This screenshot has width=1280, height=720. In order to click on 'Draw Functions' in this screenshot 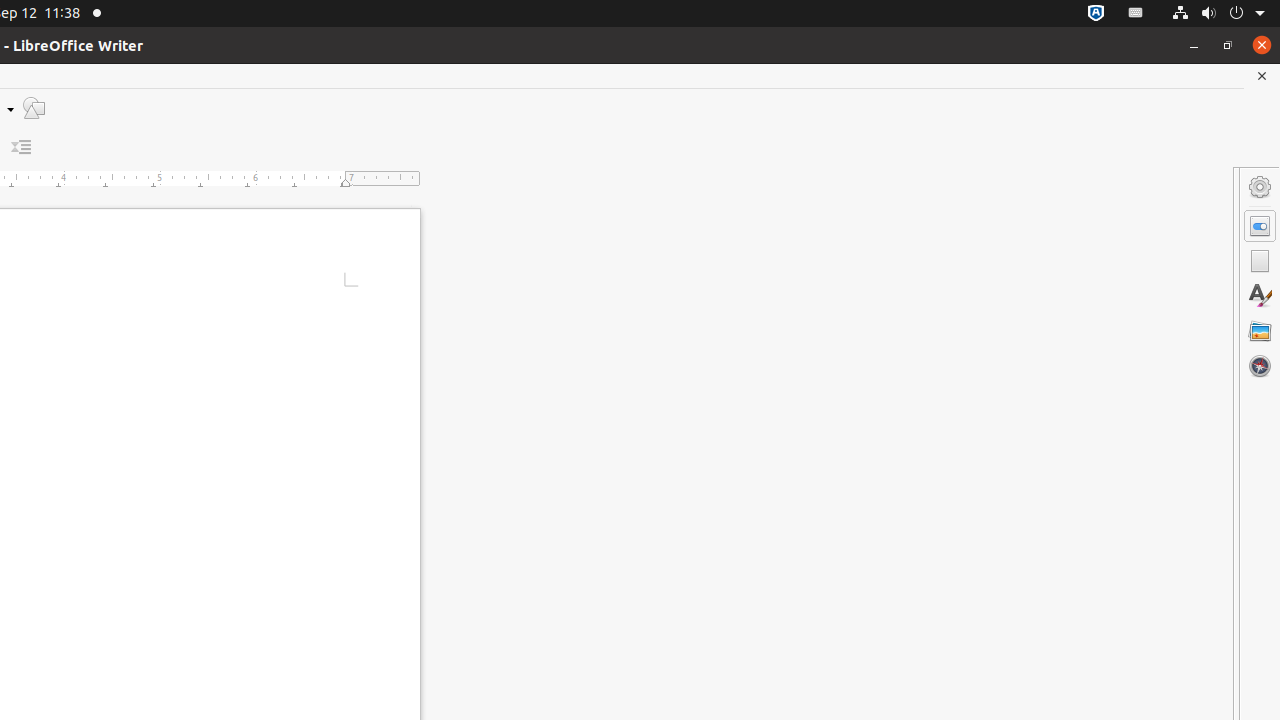, I will do `click(33, 108)`.